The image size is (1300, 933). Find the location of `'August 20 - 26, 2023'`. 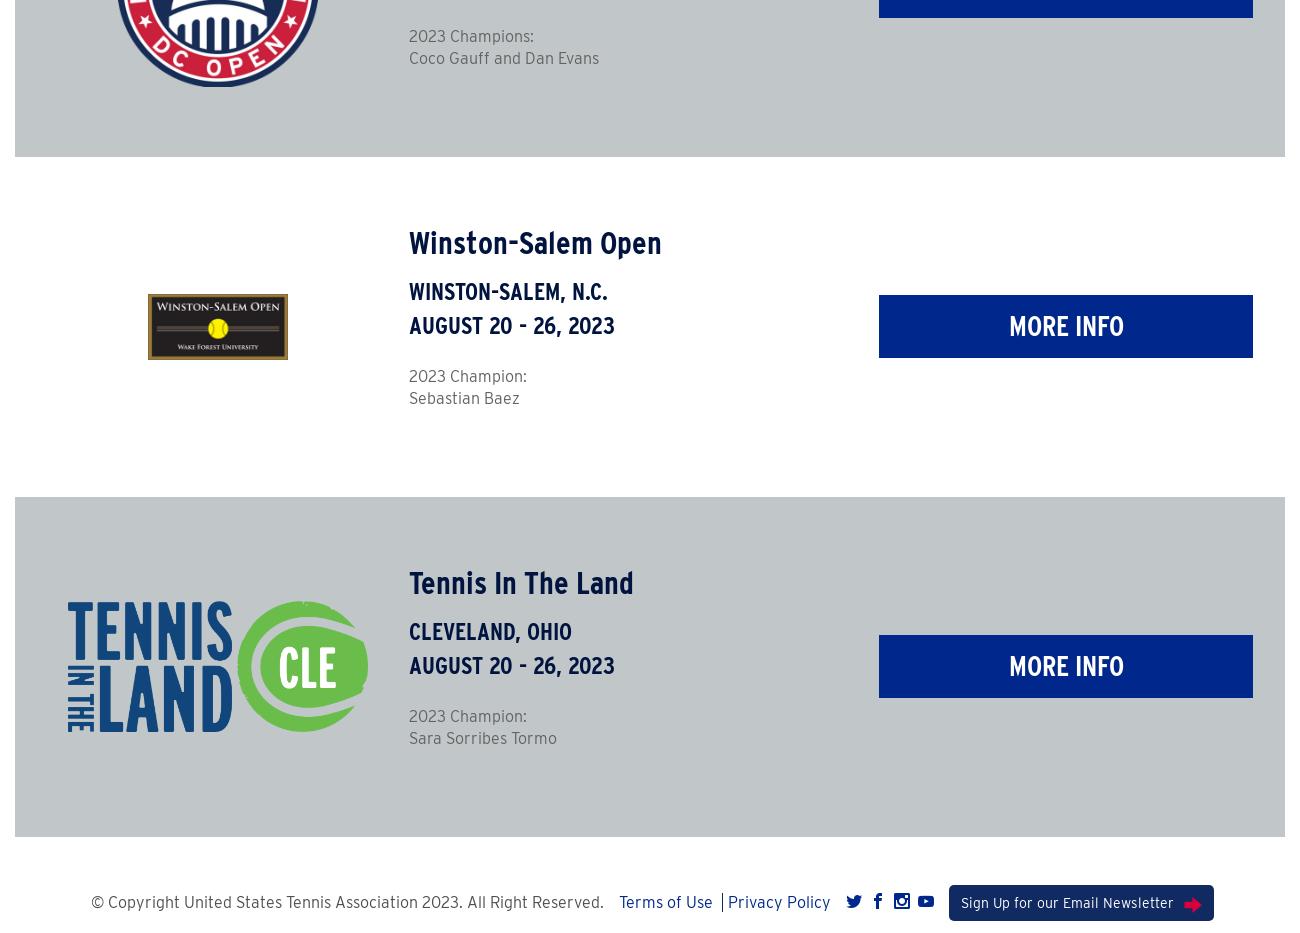

'August 20 - 26, 2023' is located at coordinates (511, 663).